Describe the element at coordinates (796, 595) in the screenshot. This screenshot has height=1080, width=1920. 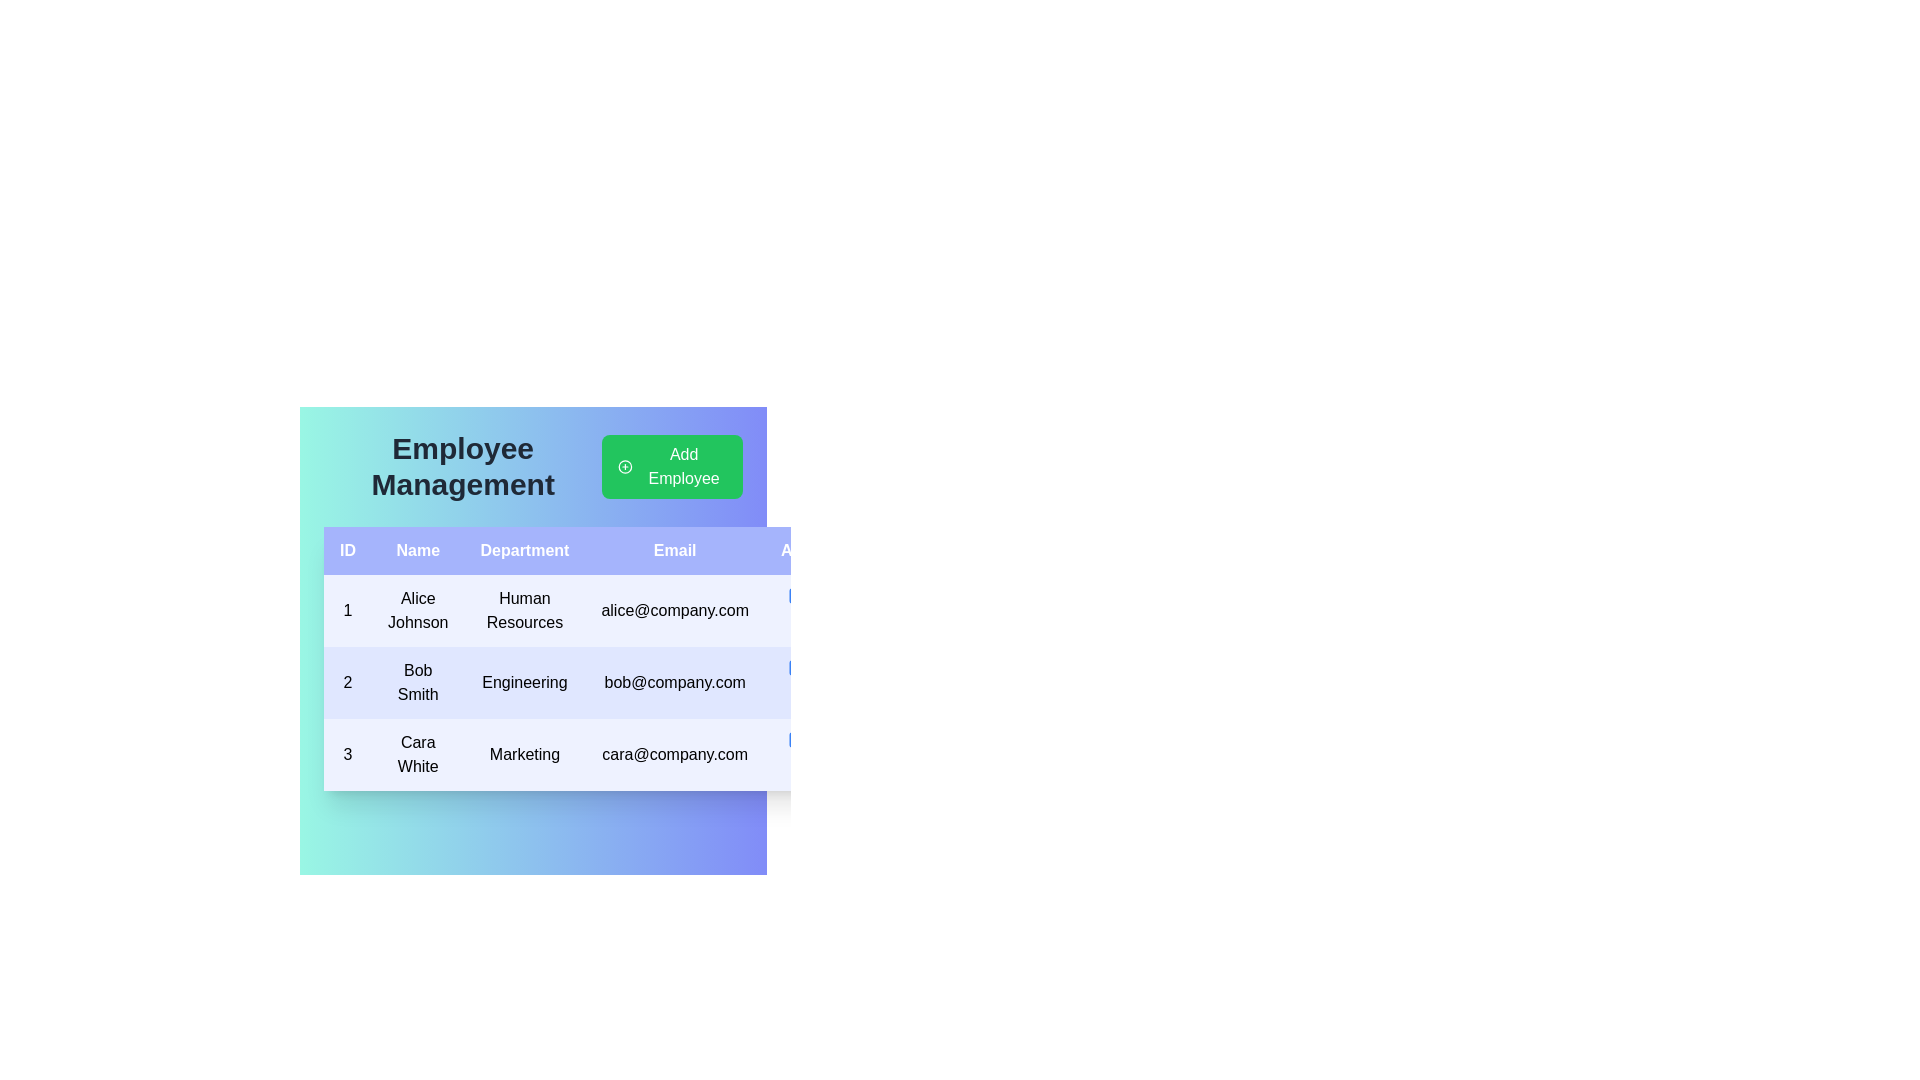
I see `the edit button in the action column of the first row of the data table to trigger a color change effect` at that location.